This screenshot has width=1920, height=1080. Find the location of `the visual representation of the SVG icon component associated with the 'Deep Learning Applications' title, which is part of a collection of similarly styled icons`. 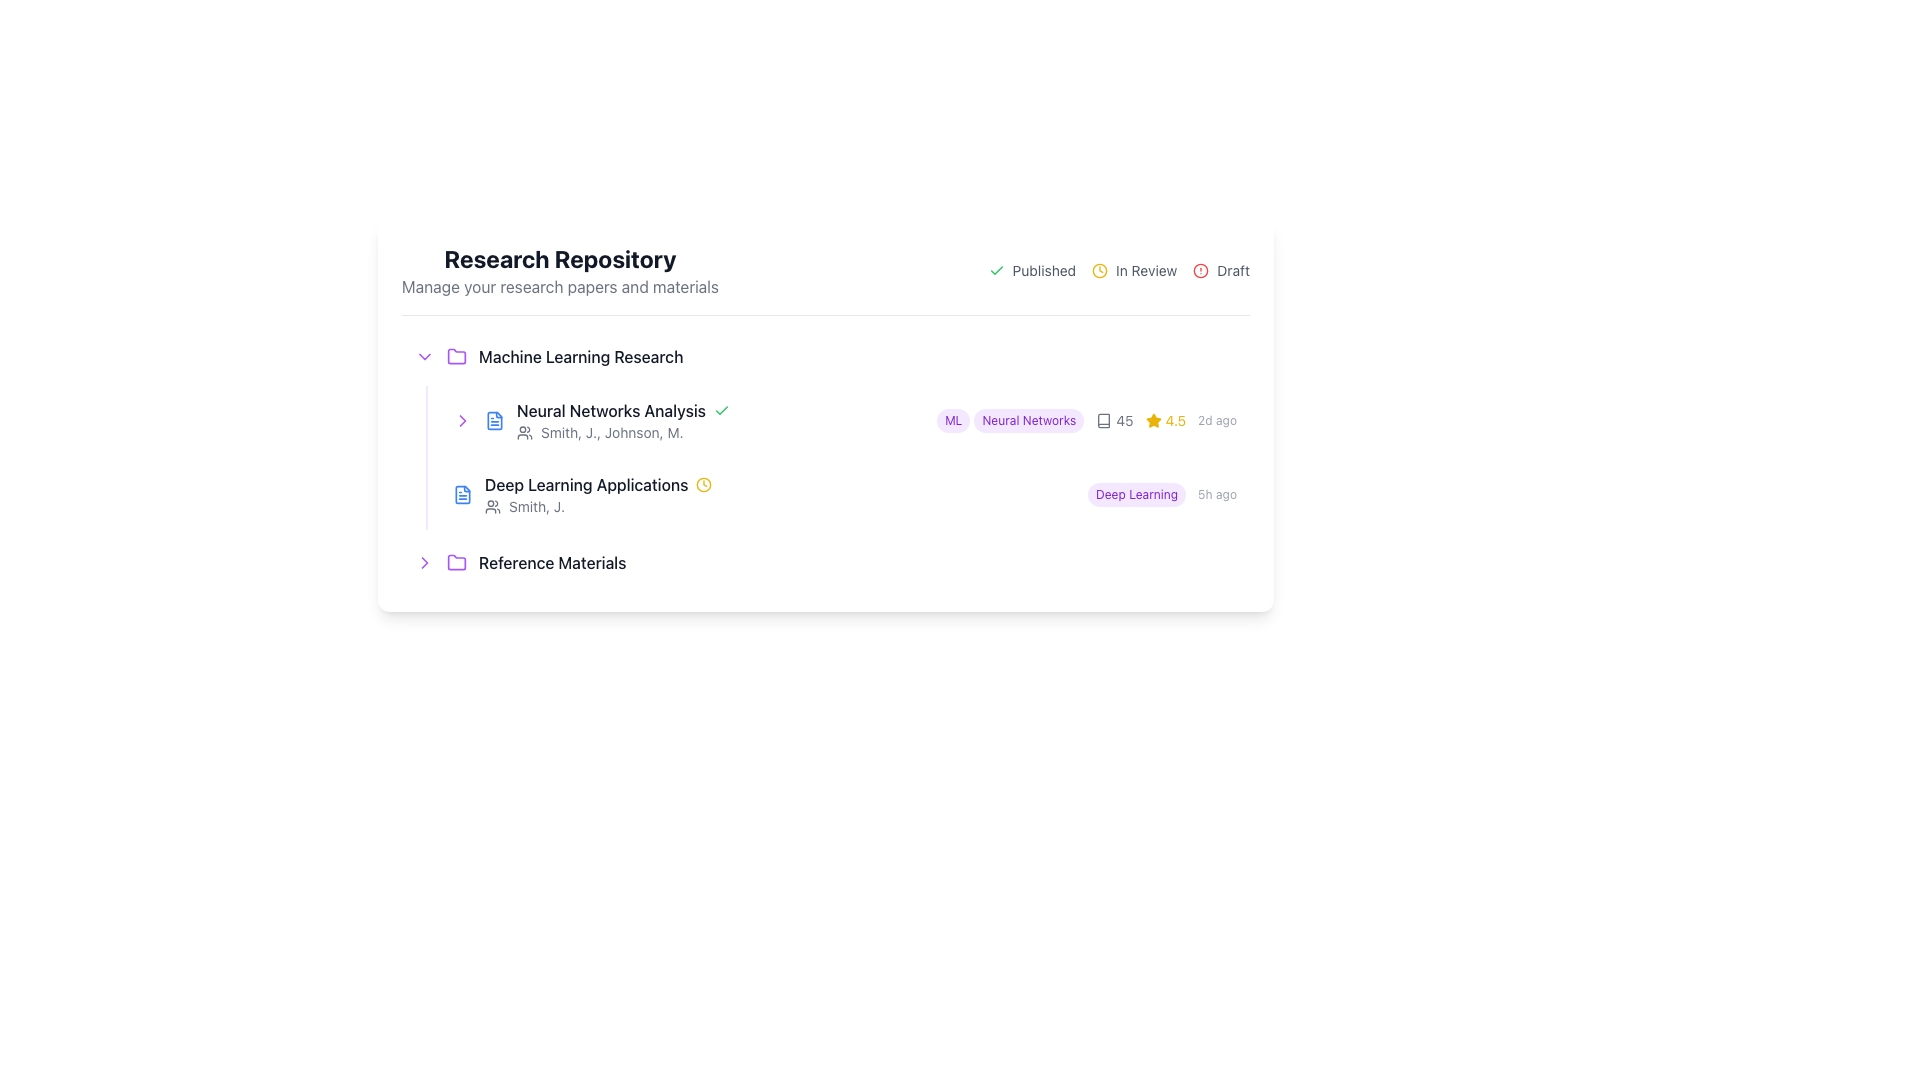

the visual representation of the SVG icon component associated with the 'Deep Learning Applications' title, which is part of a collection of similarly styled icons is located at coordinates (461, 494).